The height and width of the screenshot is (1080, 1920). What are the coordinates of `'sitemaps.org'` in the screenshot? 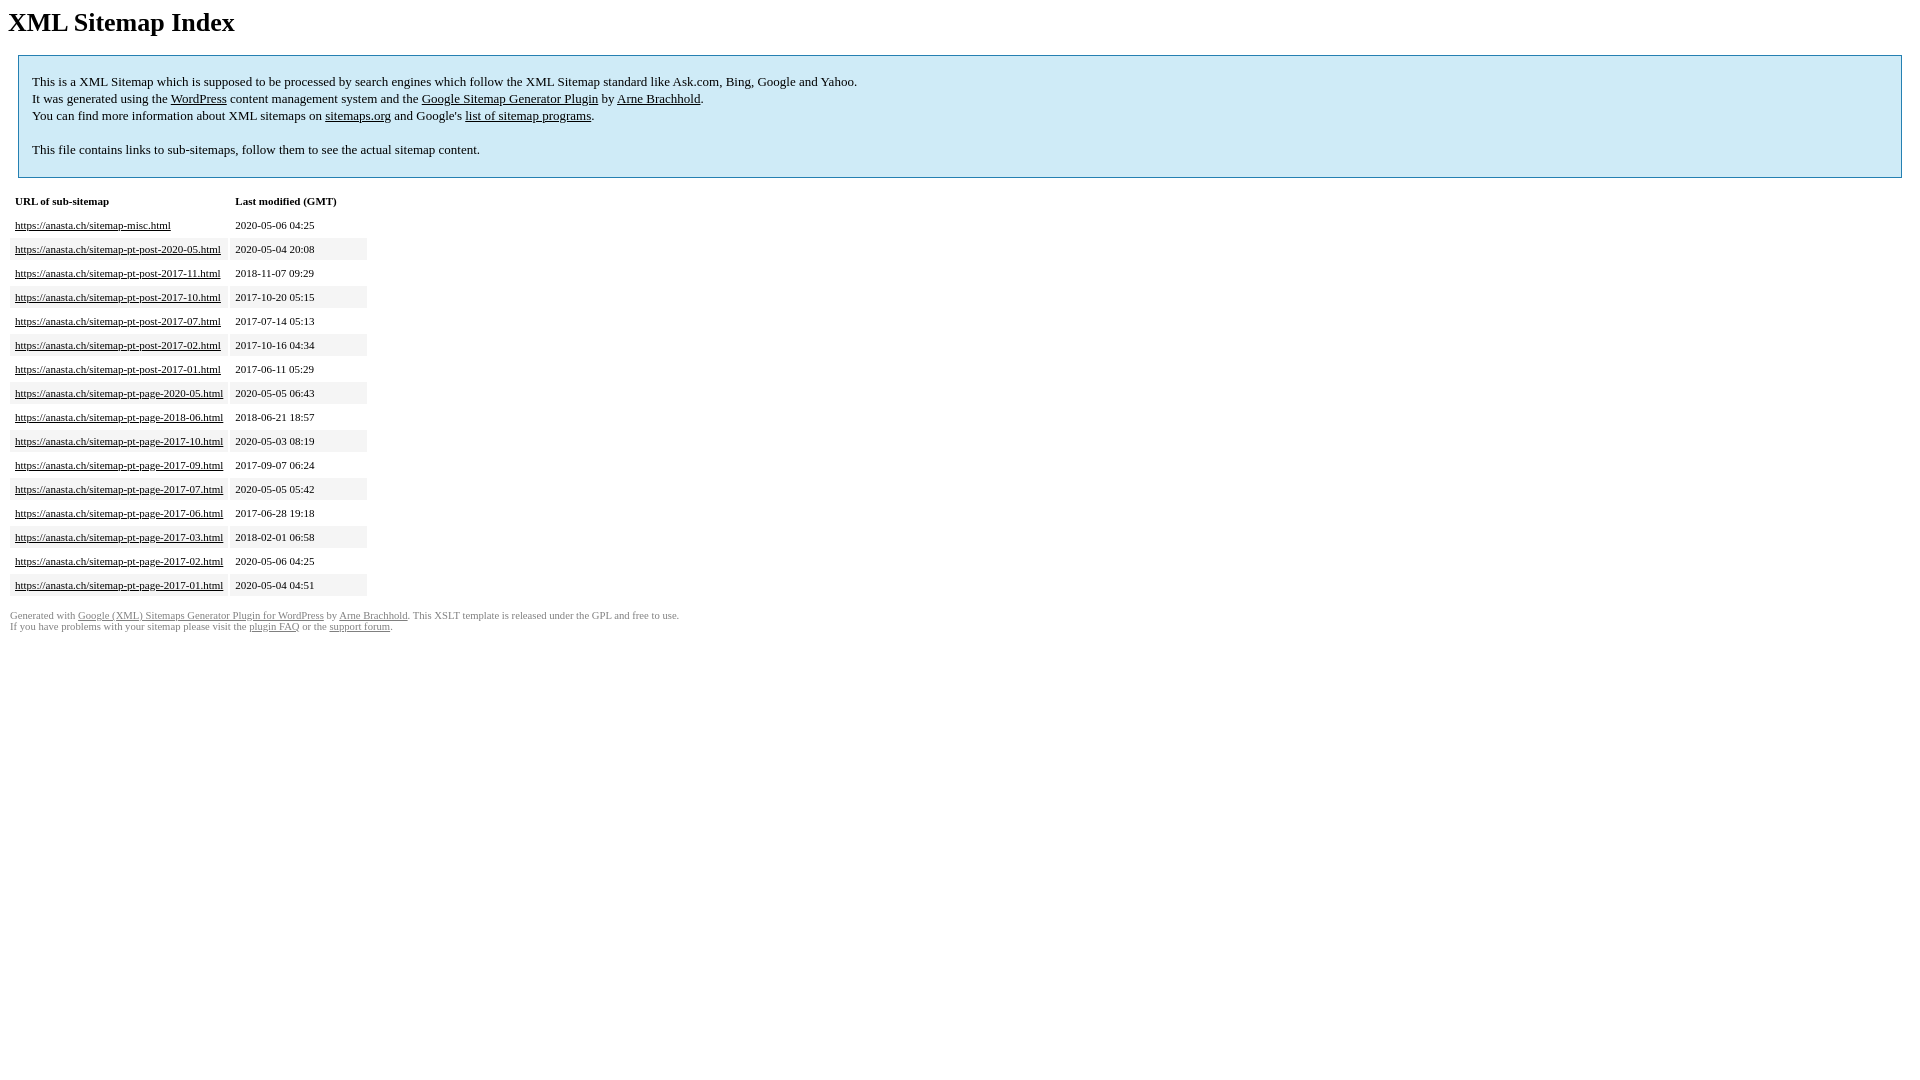 It's located at (325, 115).